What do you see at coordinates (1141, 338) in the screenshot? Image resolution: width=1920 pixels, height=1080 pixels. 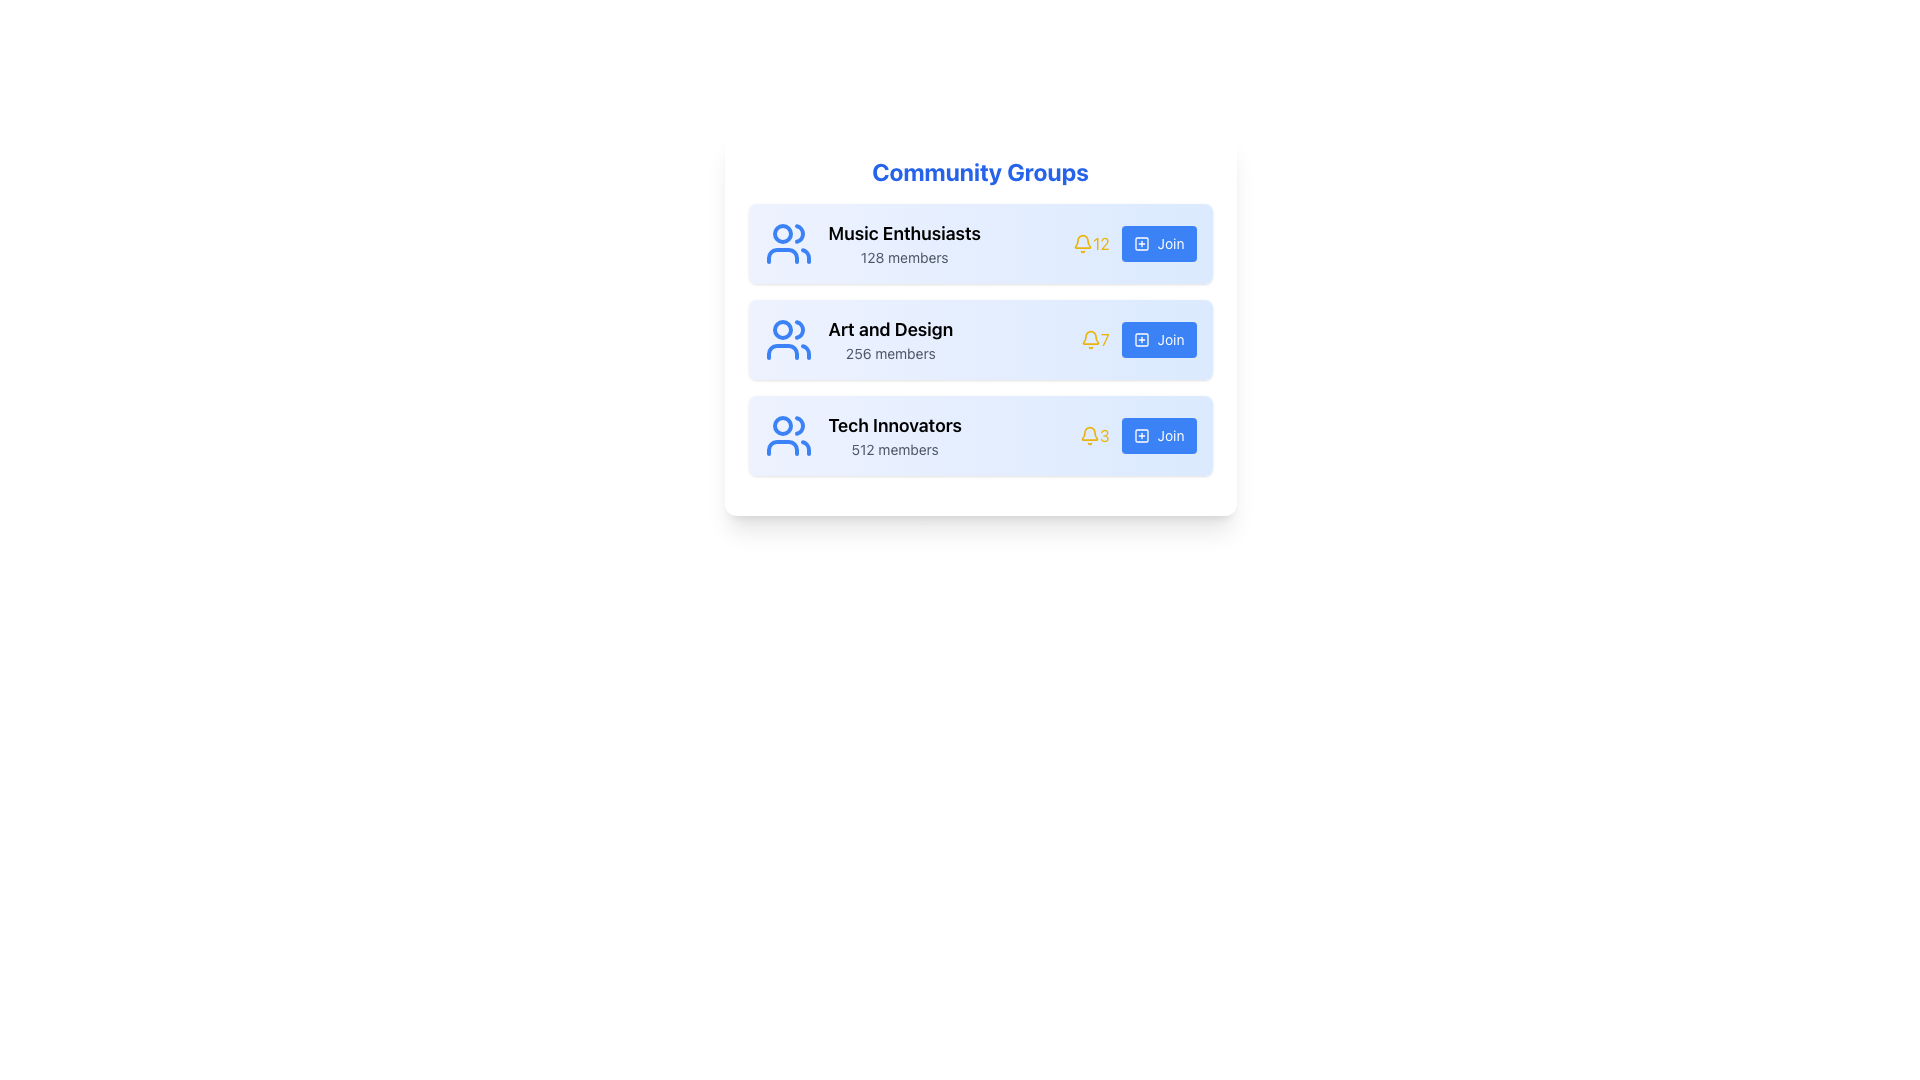 I see `the small square-shaped SVG button component with rounded corners, located adjacent to the 'Join' button in the community groups list` at bounding box center [1141, 338].